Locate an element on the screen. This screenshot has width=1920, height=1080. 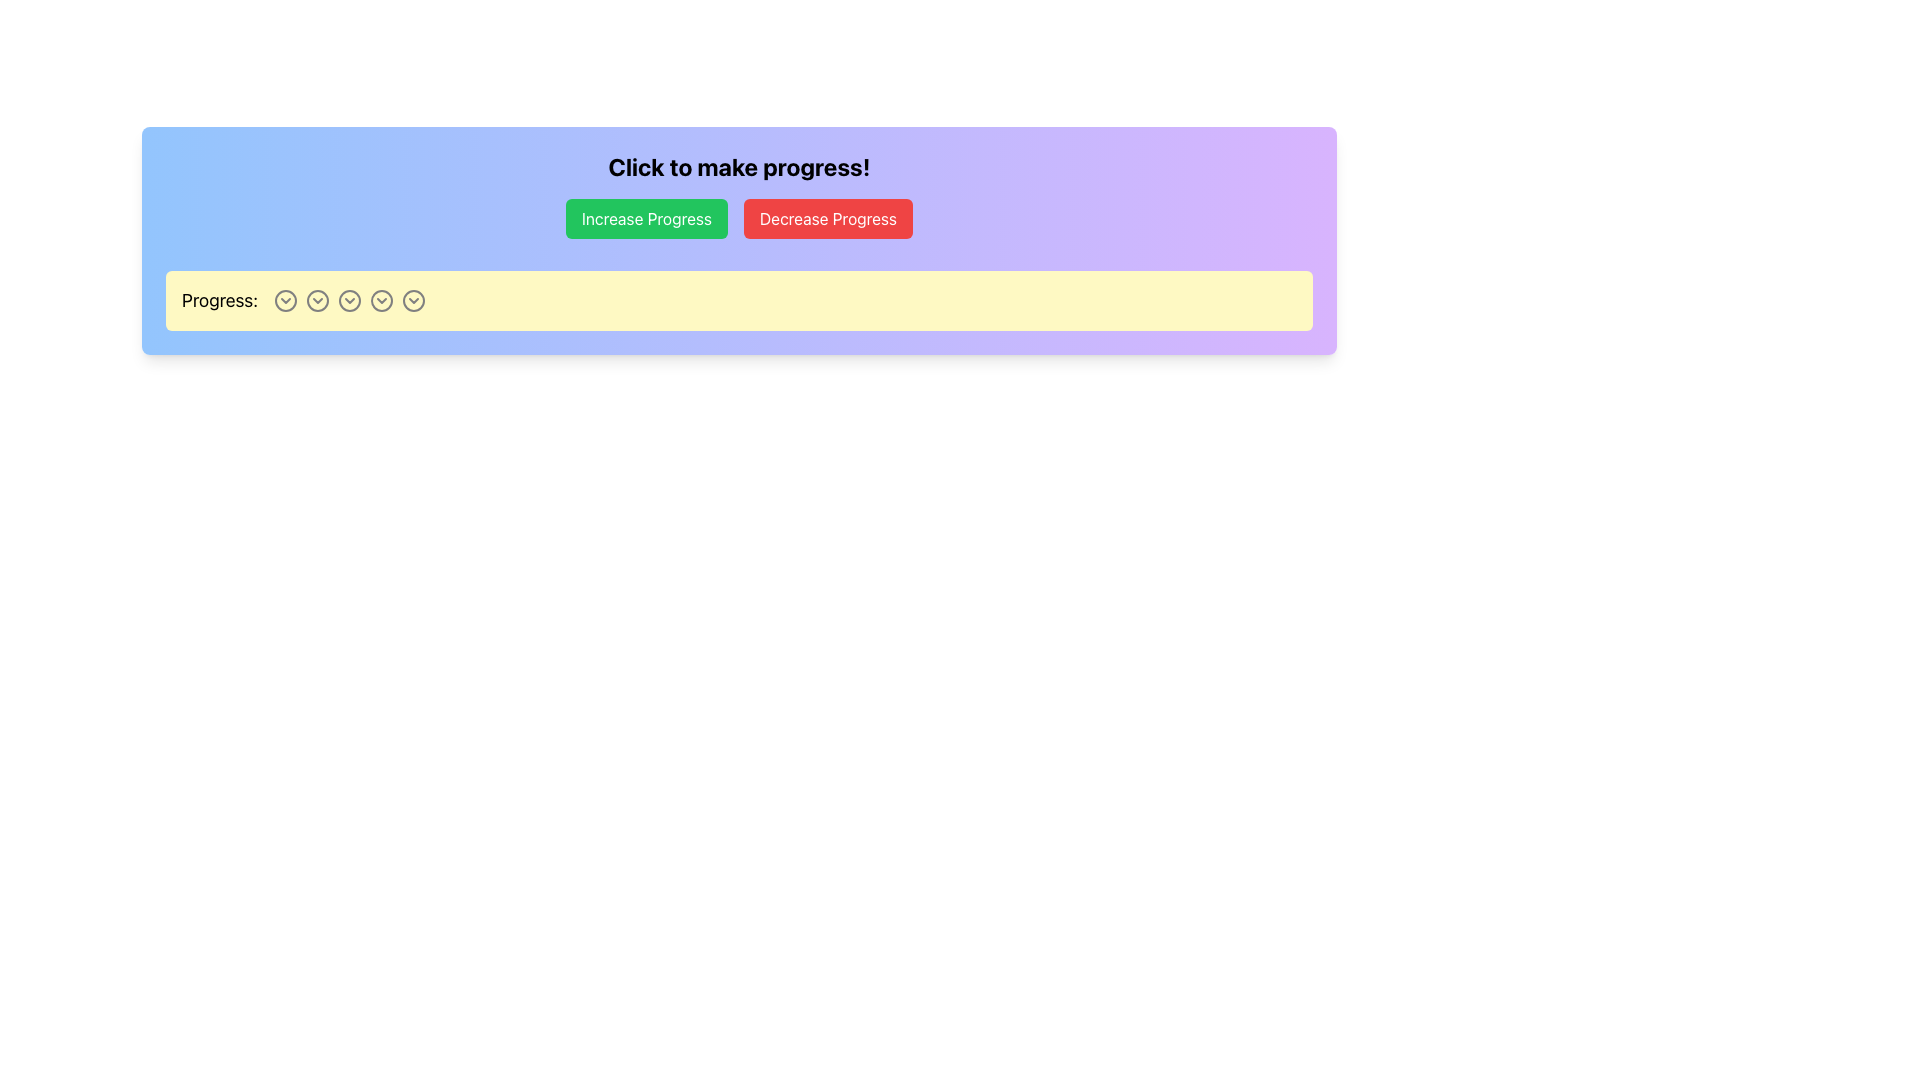
the first circular Icon Button located alongside the text 'Progress:' is located at coordinates (285, 300).